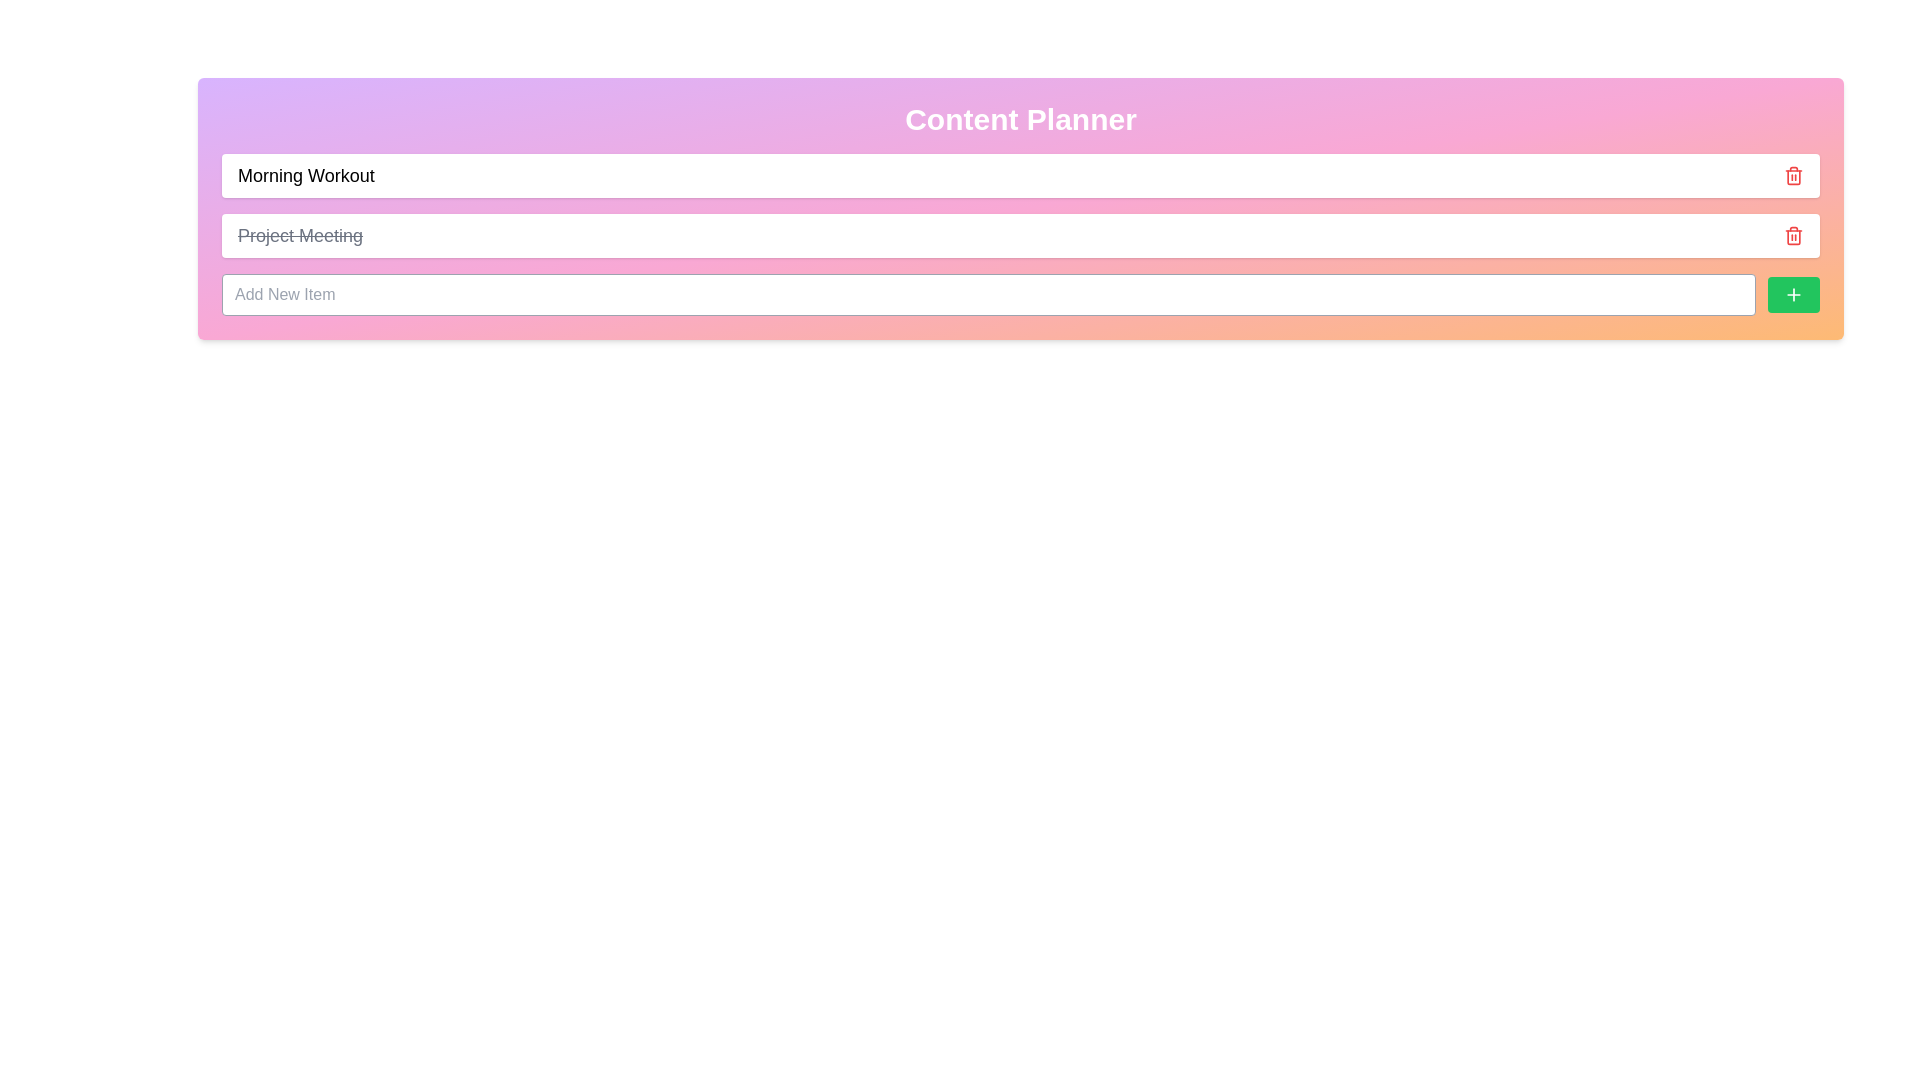  I want to click on the second task in the to-do list, which is located below 'Morning Workout' and above the input box labeled 'Add New Item', so click(1021, 234).